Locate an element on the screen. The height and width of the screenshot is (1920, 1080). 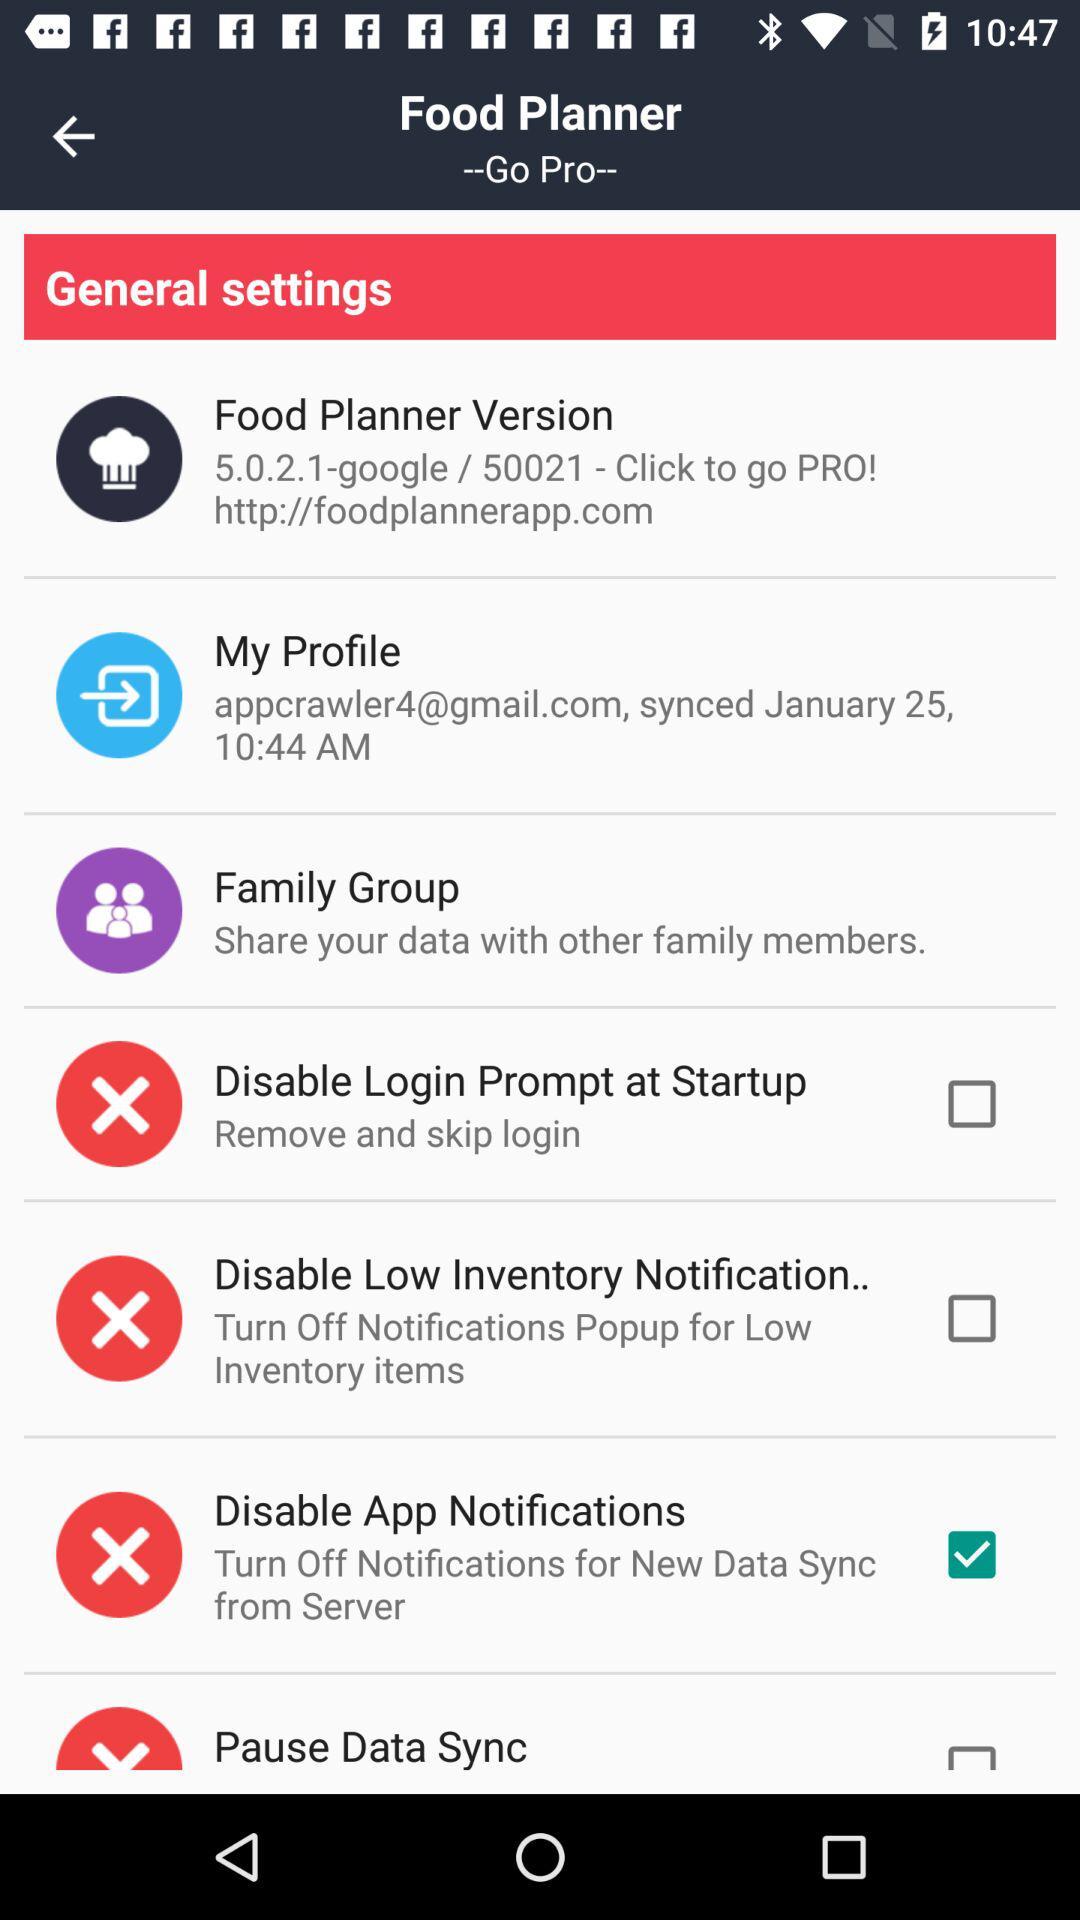
my profile icon is located at coordinates (307, 649).